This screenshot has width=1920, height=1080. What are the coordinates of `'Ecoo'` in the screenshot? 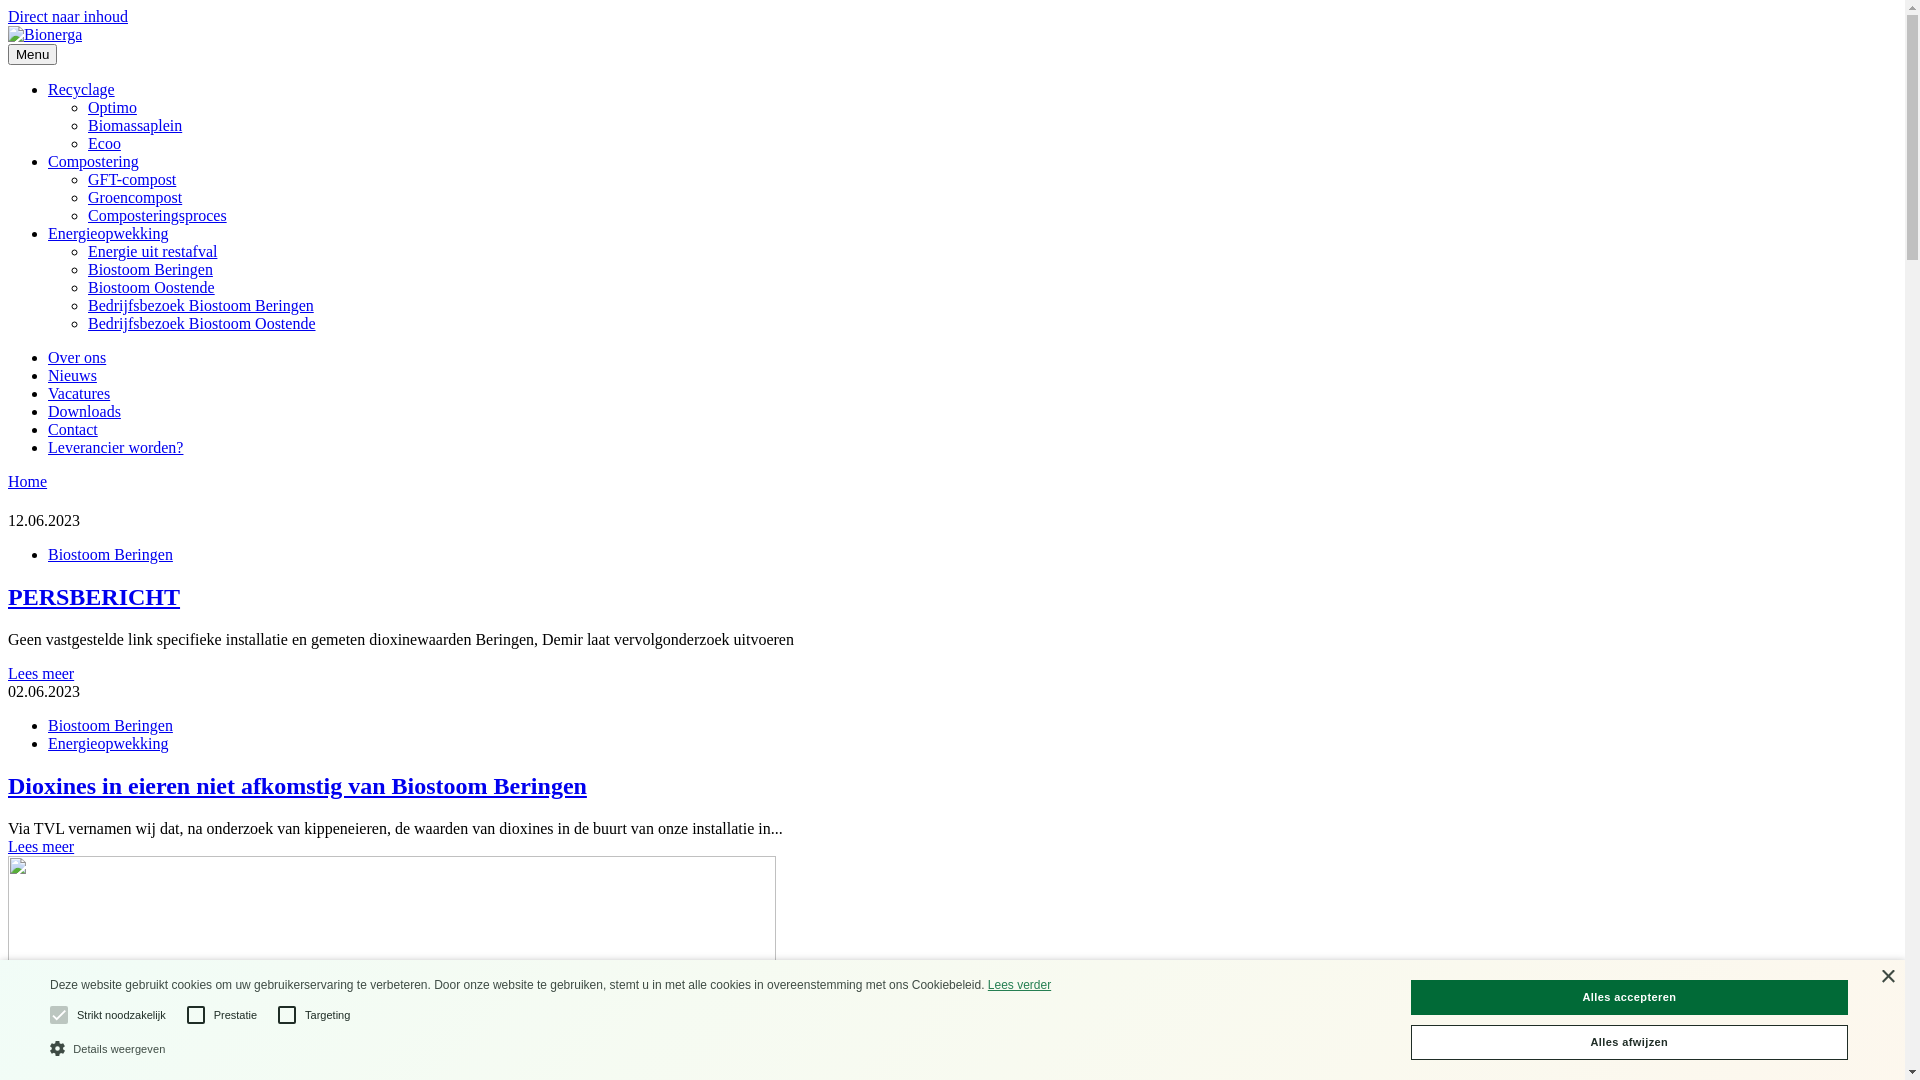 It's located at (103, 142).